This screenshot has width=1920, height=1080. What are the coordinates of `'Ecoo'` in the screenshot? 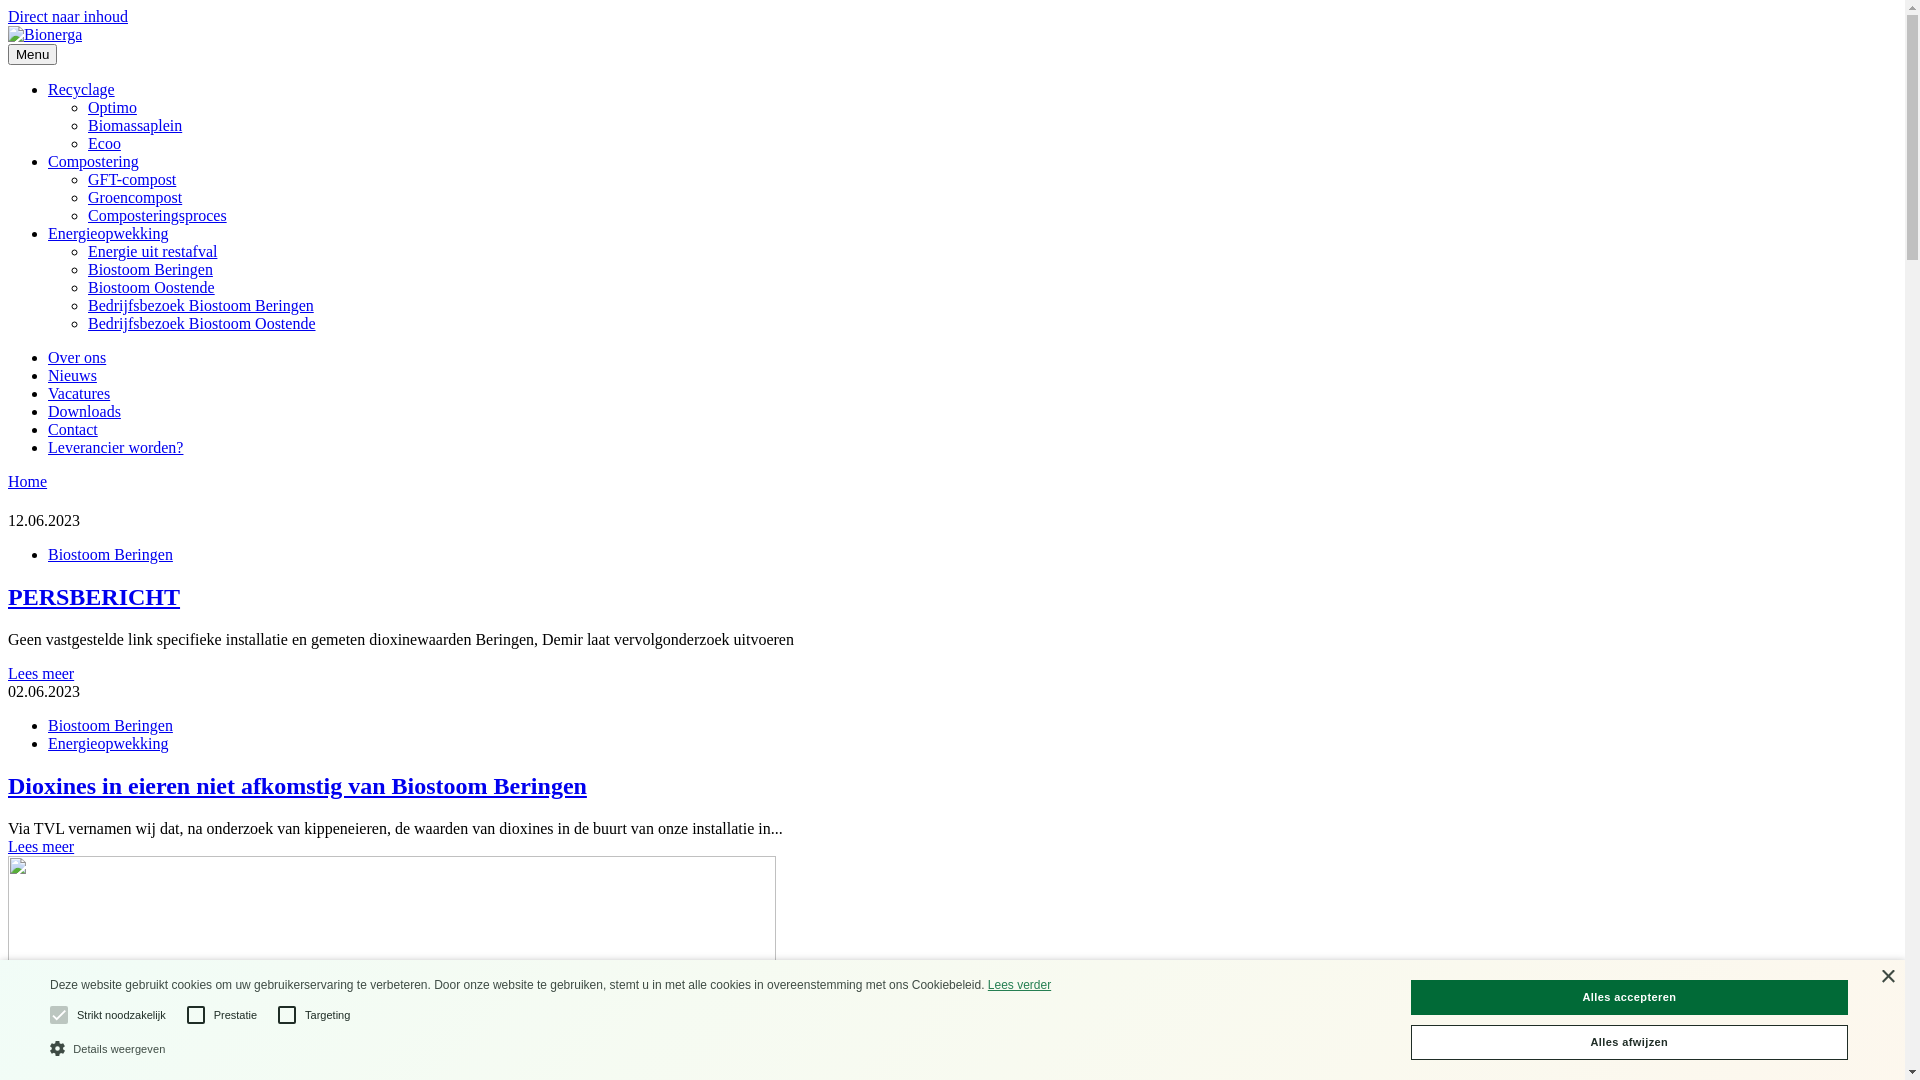 It's located at (103, 142).